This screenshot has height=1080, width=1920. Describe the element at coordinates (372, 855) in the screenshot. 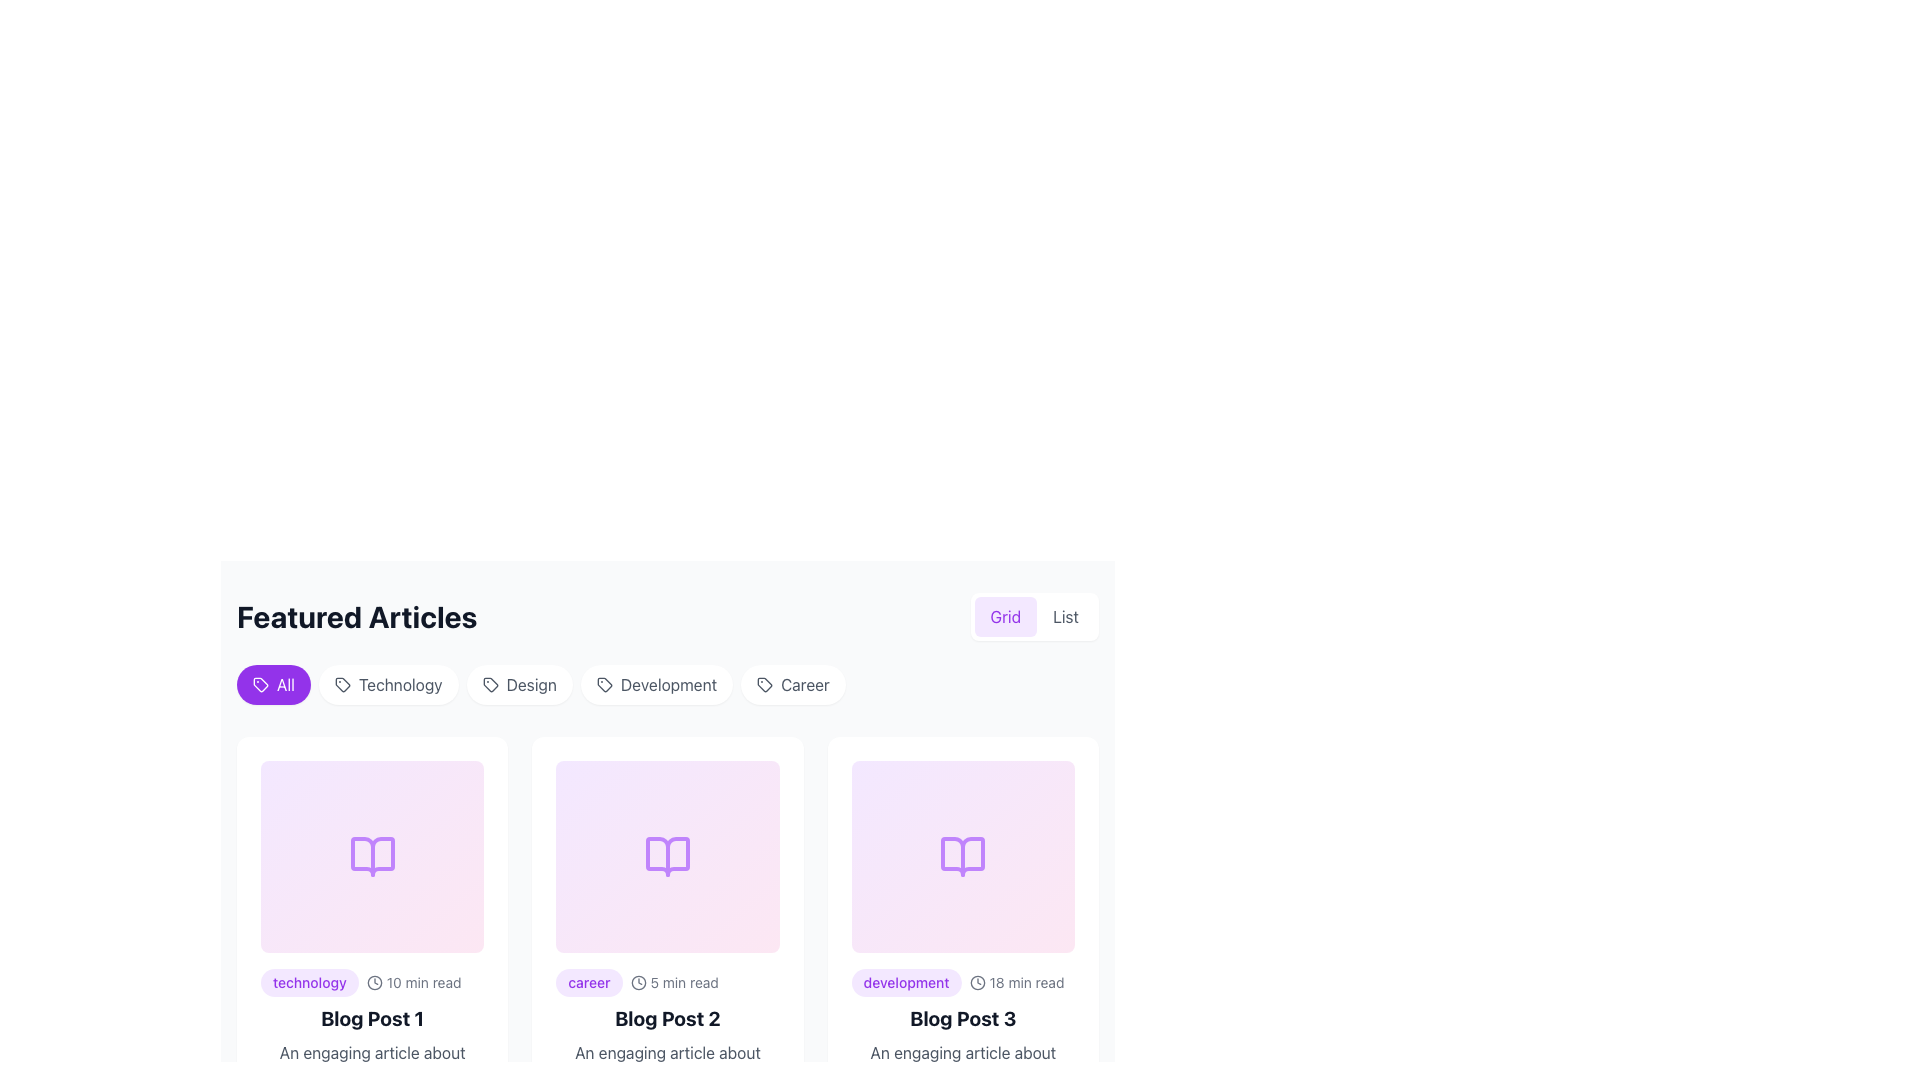

I see `the open book icon located at the top-center of the first card in the featured articles grid, which is above the 'Blog Post 1' title and has a purple hue on a pinkish background` at that location.